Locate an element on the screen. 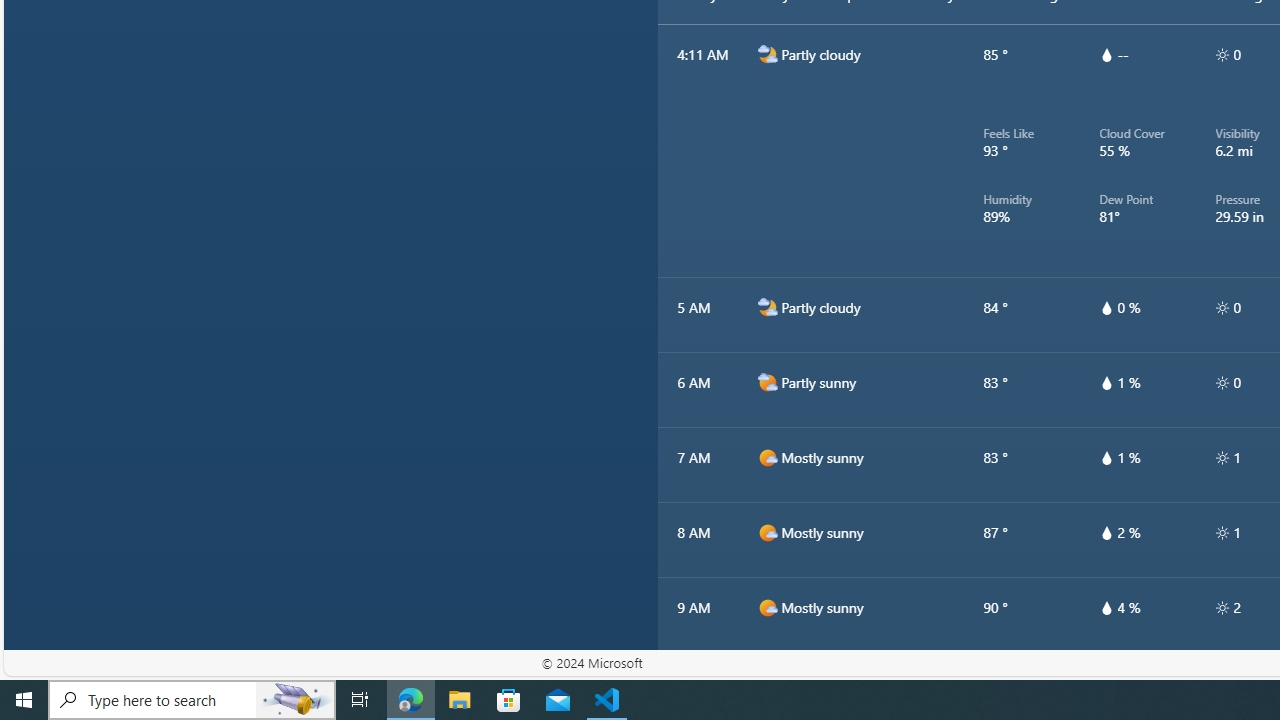 This screenshot has height=720, width=1280. 'Search highlights icon opens search home window' is located at coordinates (294, 698).